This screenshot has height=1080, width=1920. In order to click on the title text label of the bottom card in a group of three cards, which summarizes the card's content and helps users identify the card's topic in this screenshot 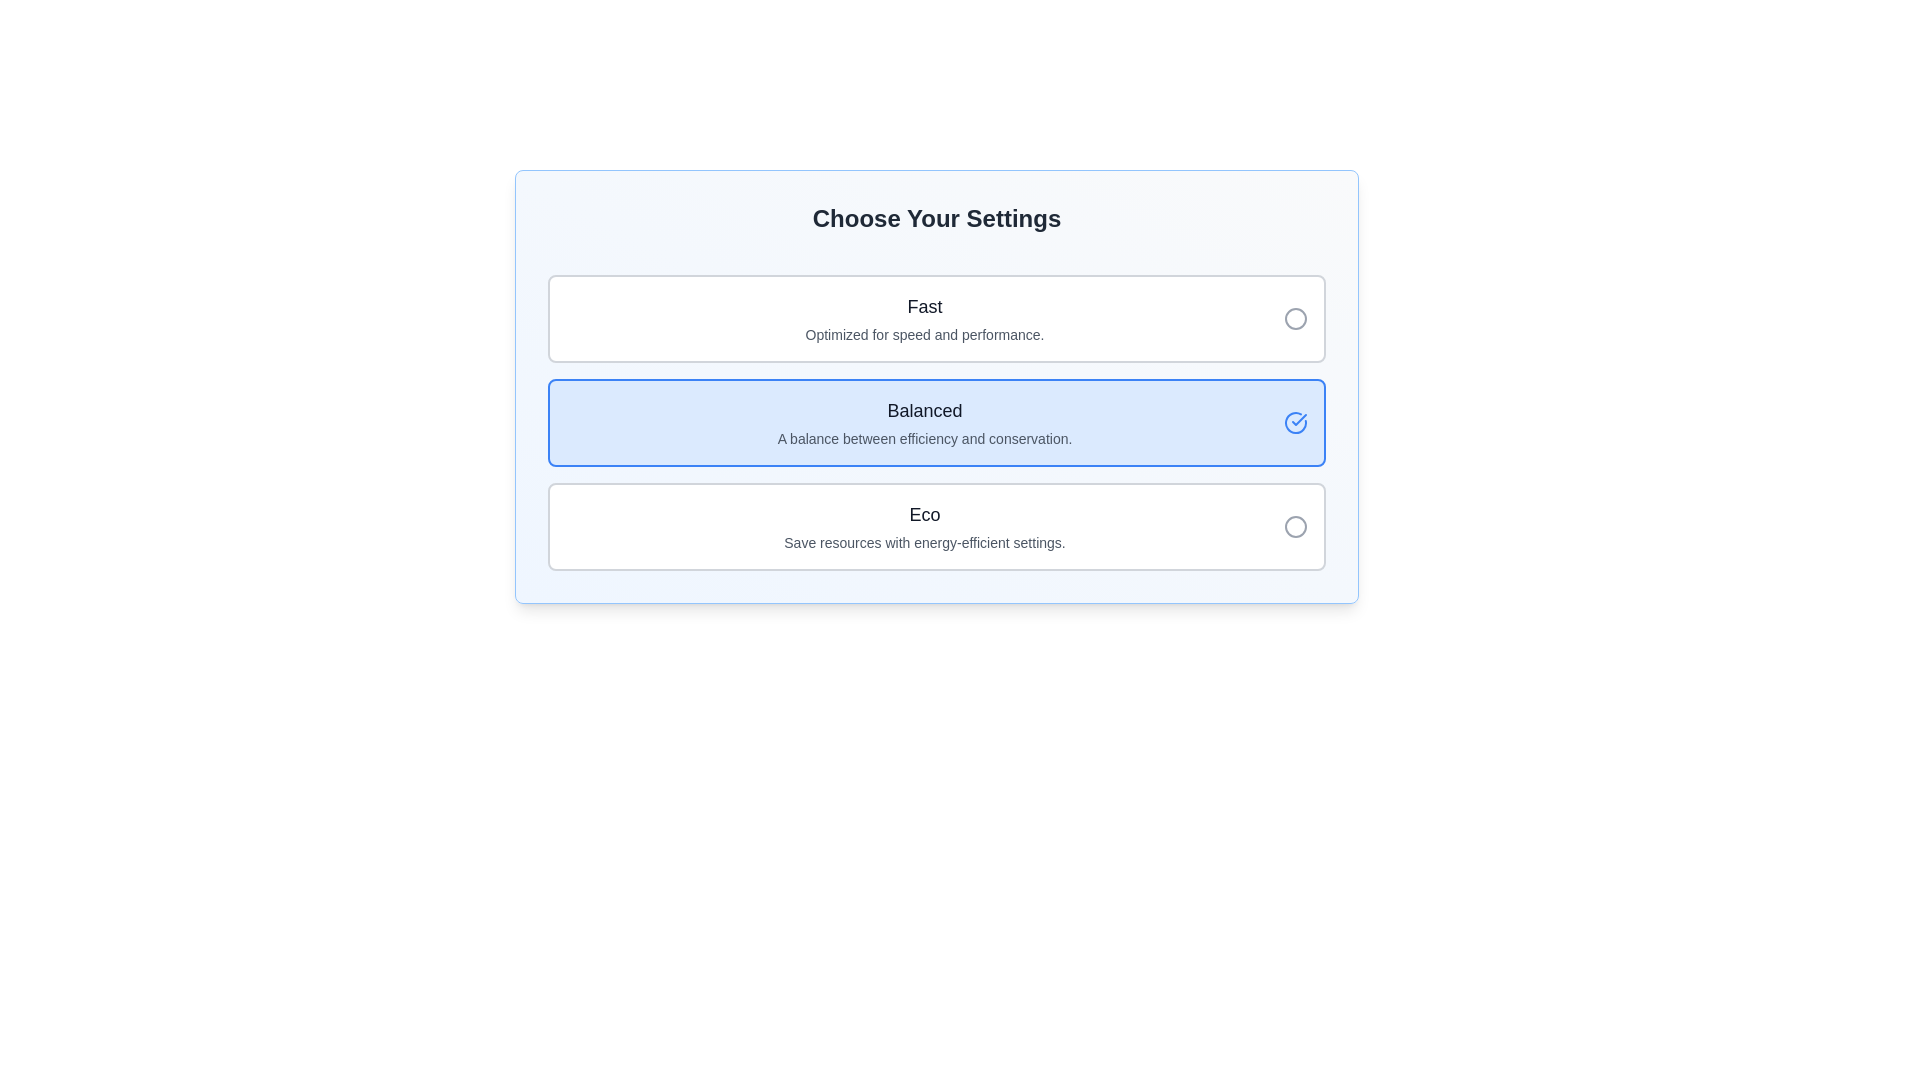, I will do `click(924, 514)`.